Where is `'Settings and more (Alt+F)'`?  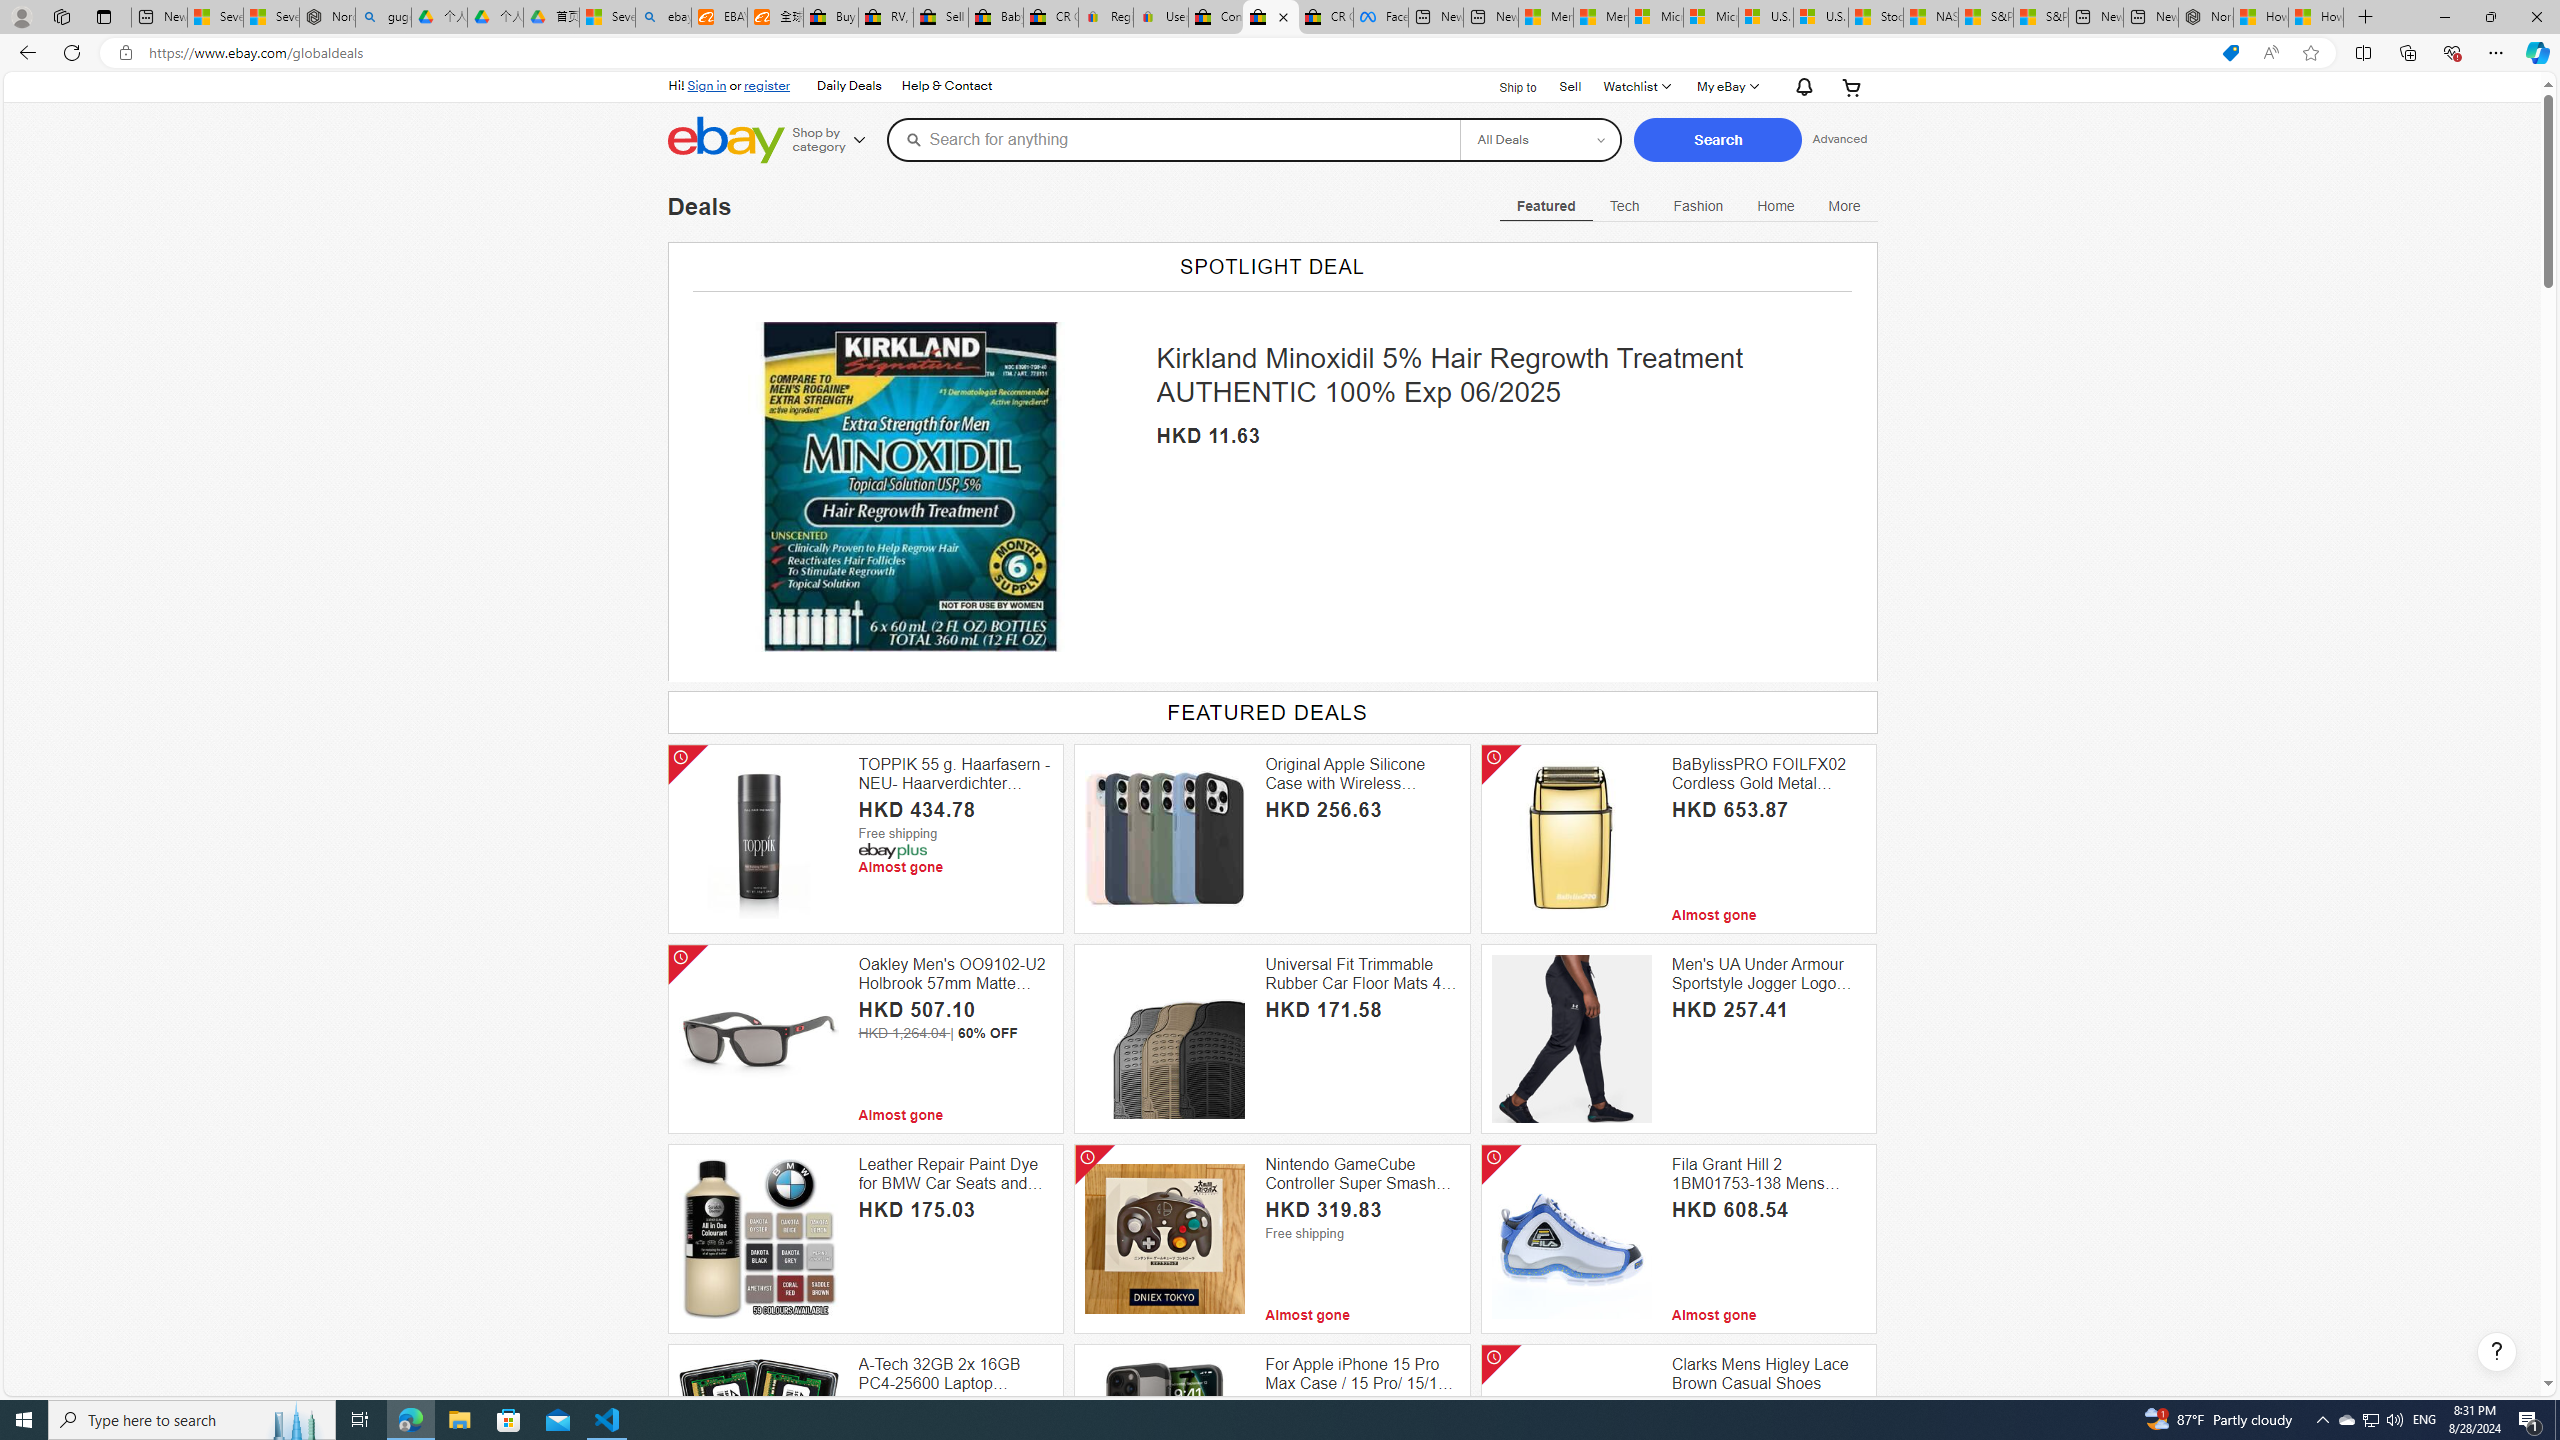
'Settings and more (Alt+F)' is located at coordinates (2495, 51).